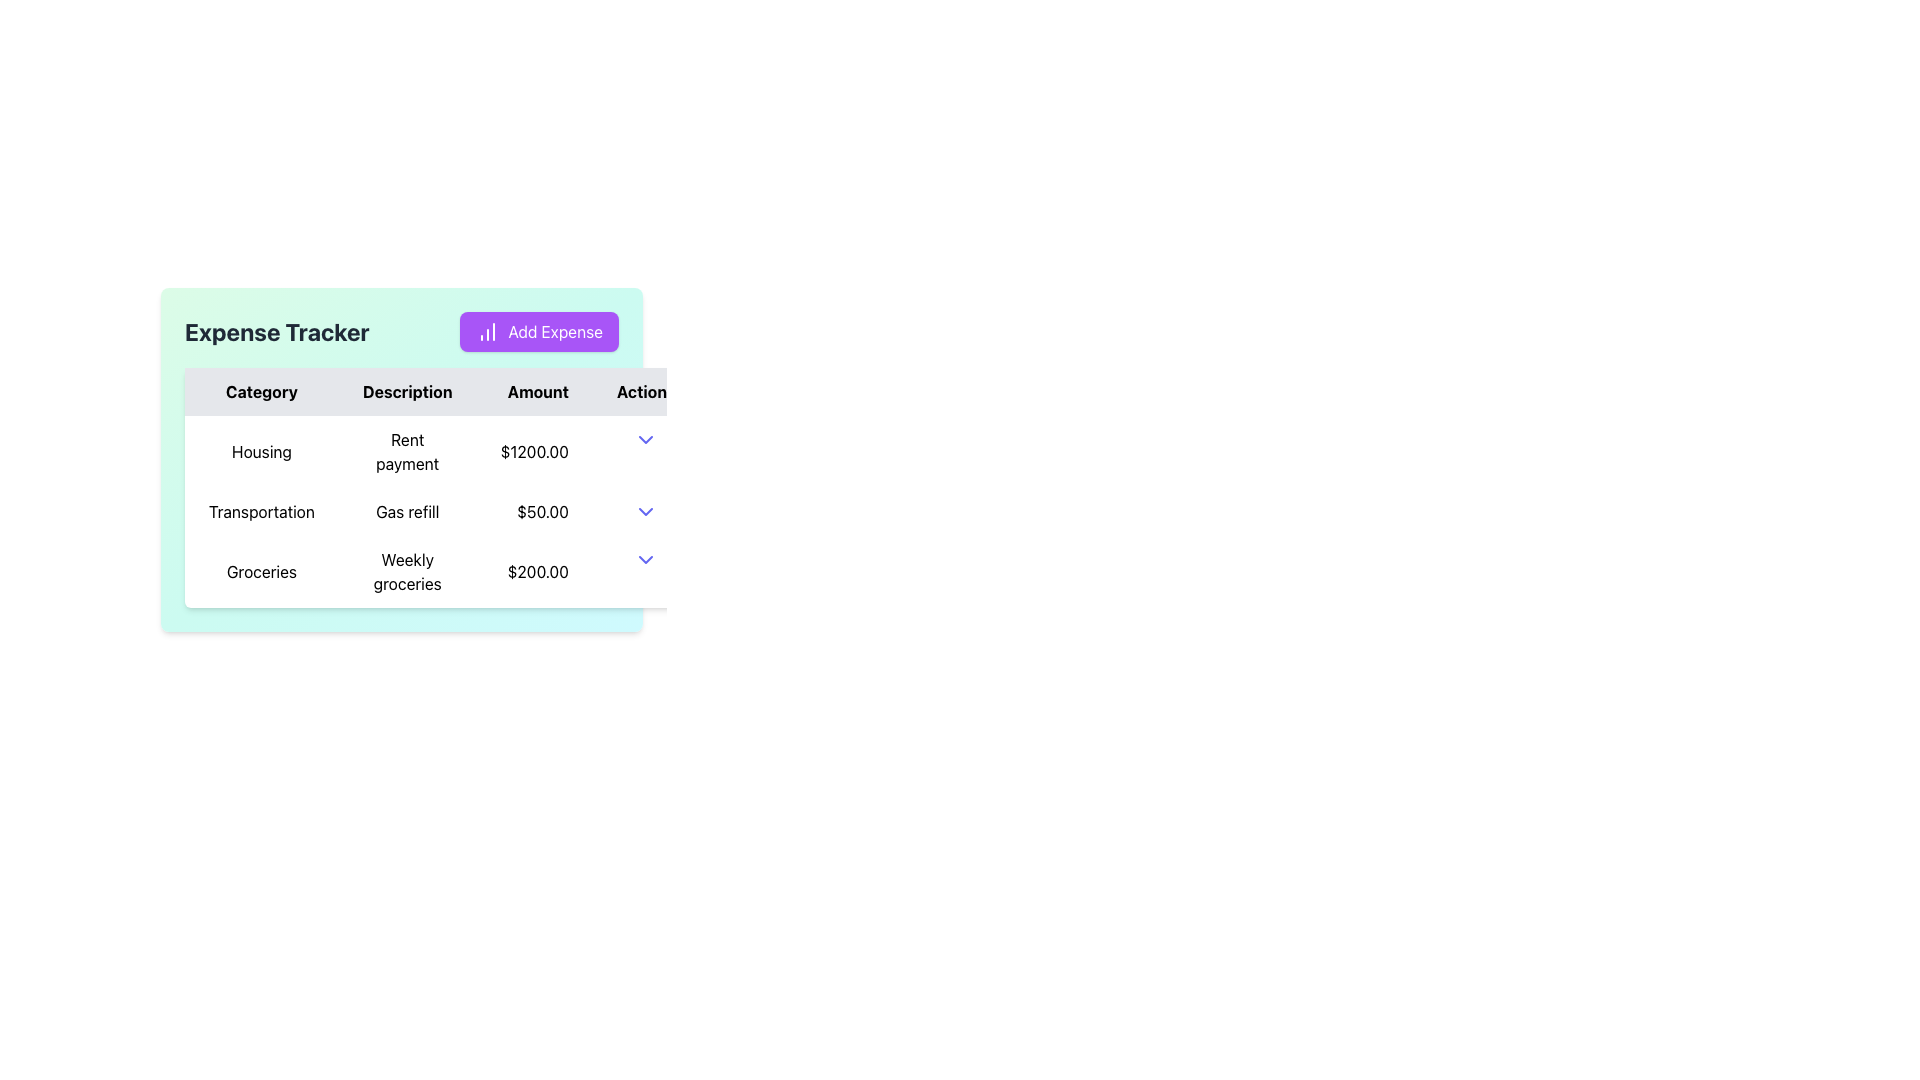  What do you see at coordinates (646, 438) in the screenshot?
I see `the blue downward-pointing chevron icon in the 'Action' column of the first row` at bounding box center [646, 438].